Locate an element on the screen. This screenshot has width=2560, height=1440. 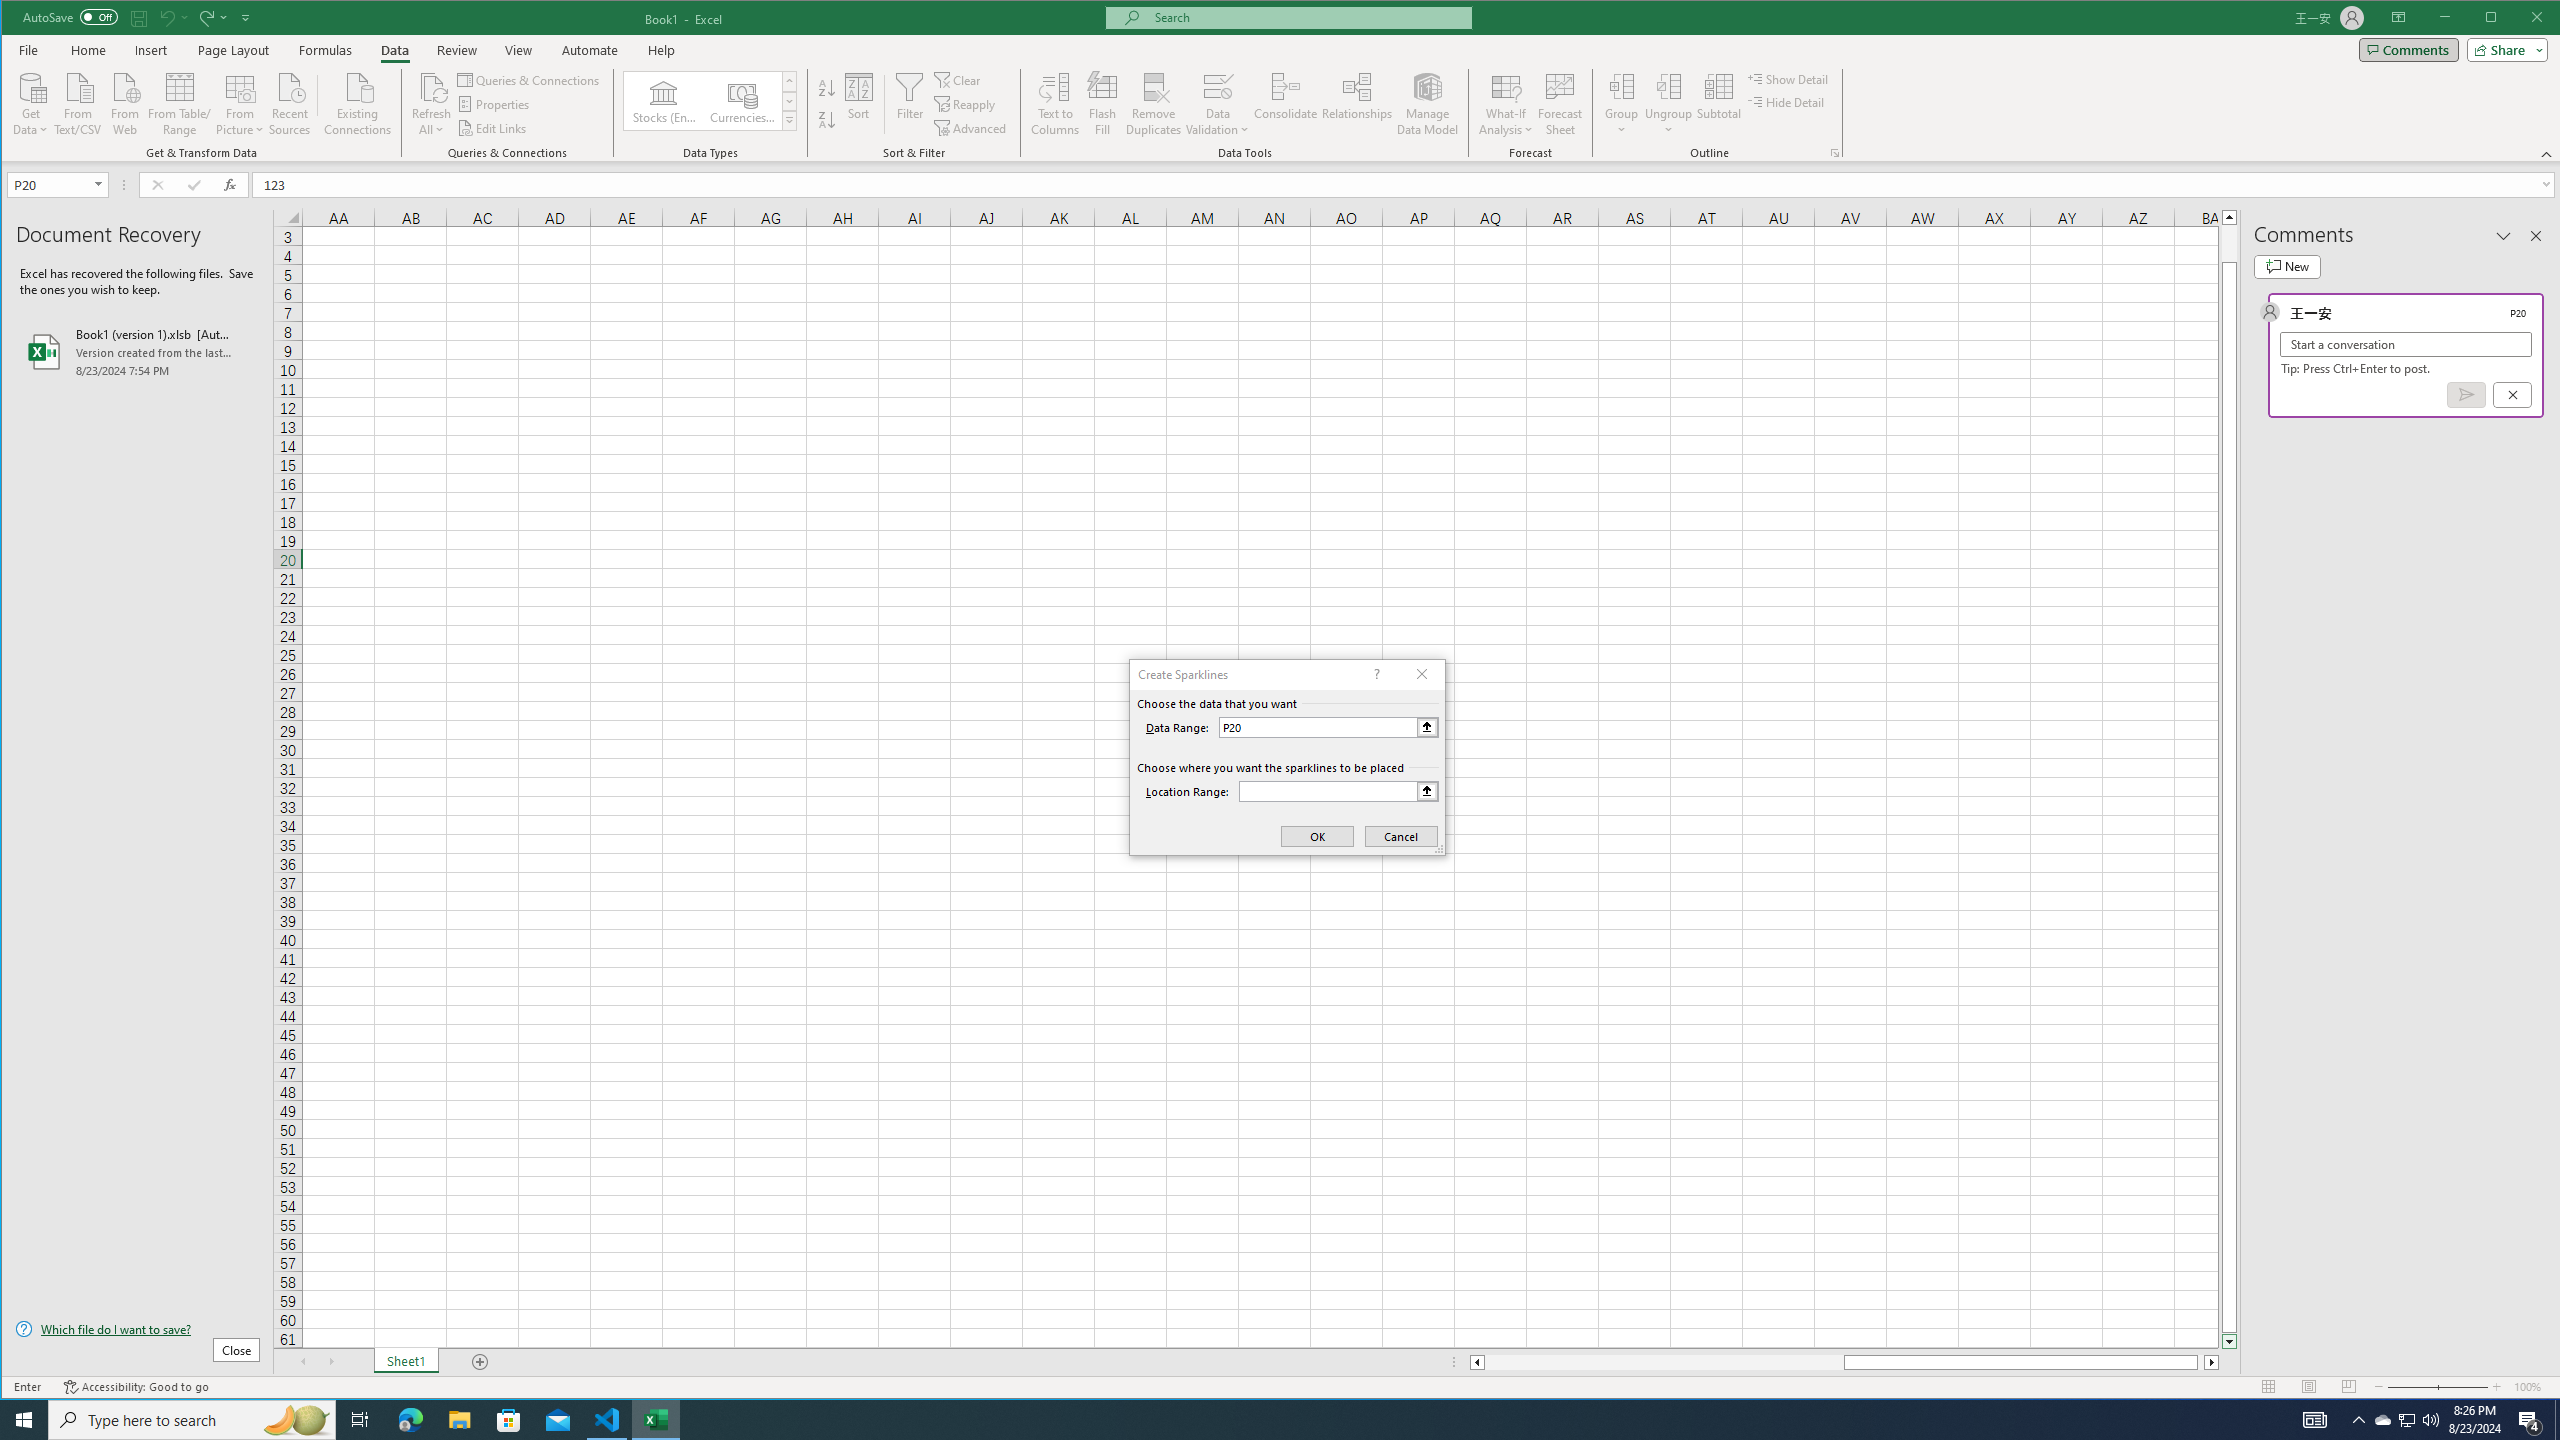
'Filter' is located at coordinates (909, 103).